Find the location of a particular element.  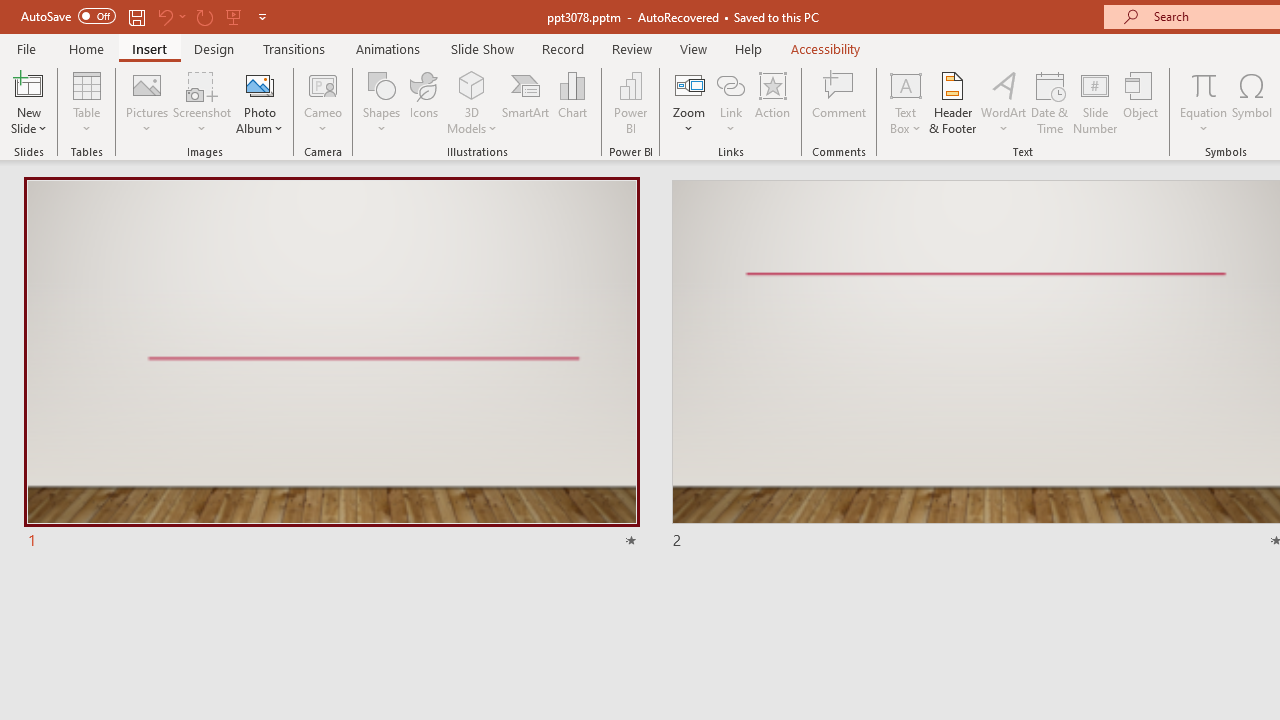

'AutoSave' is located at coordinates (68, 16).